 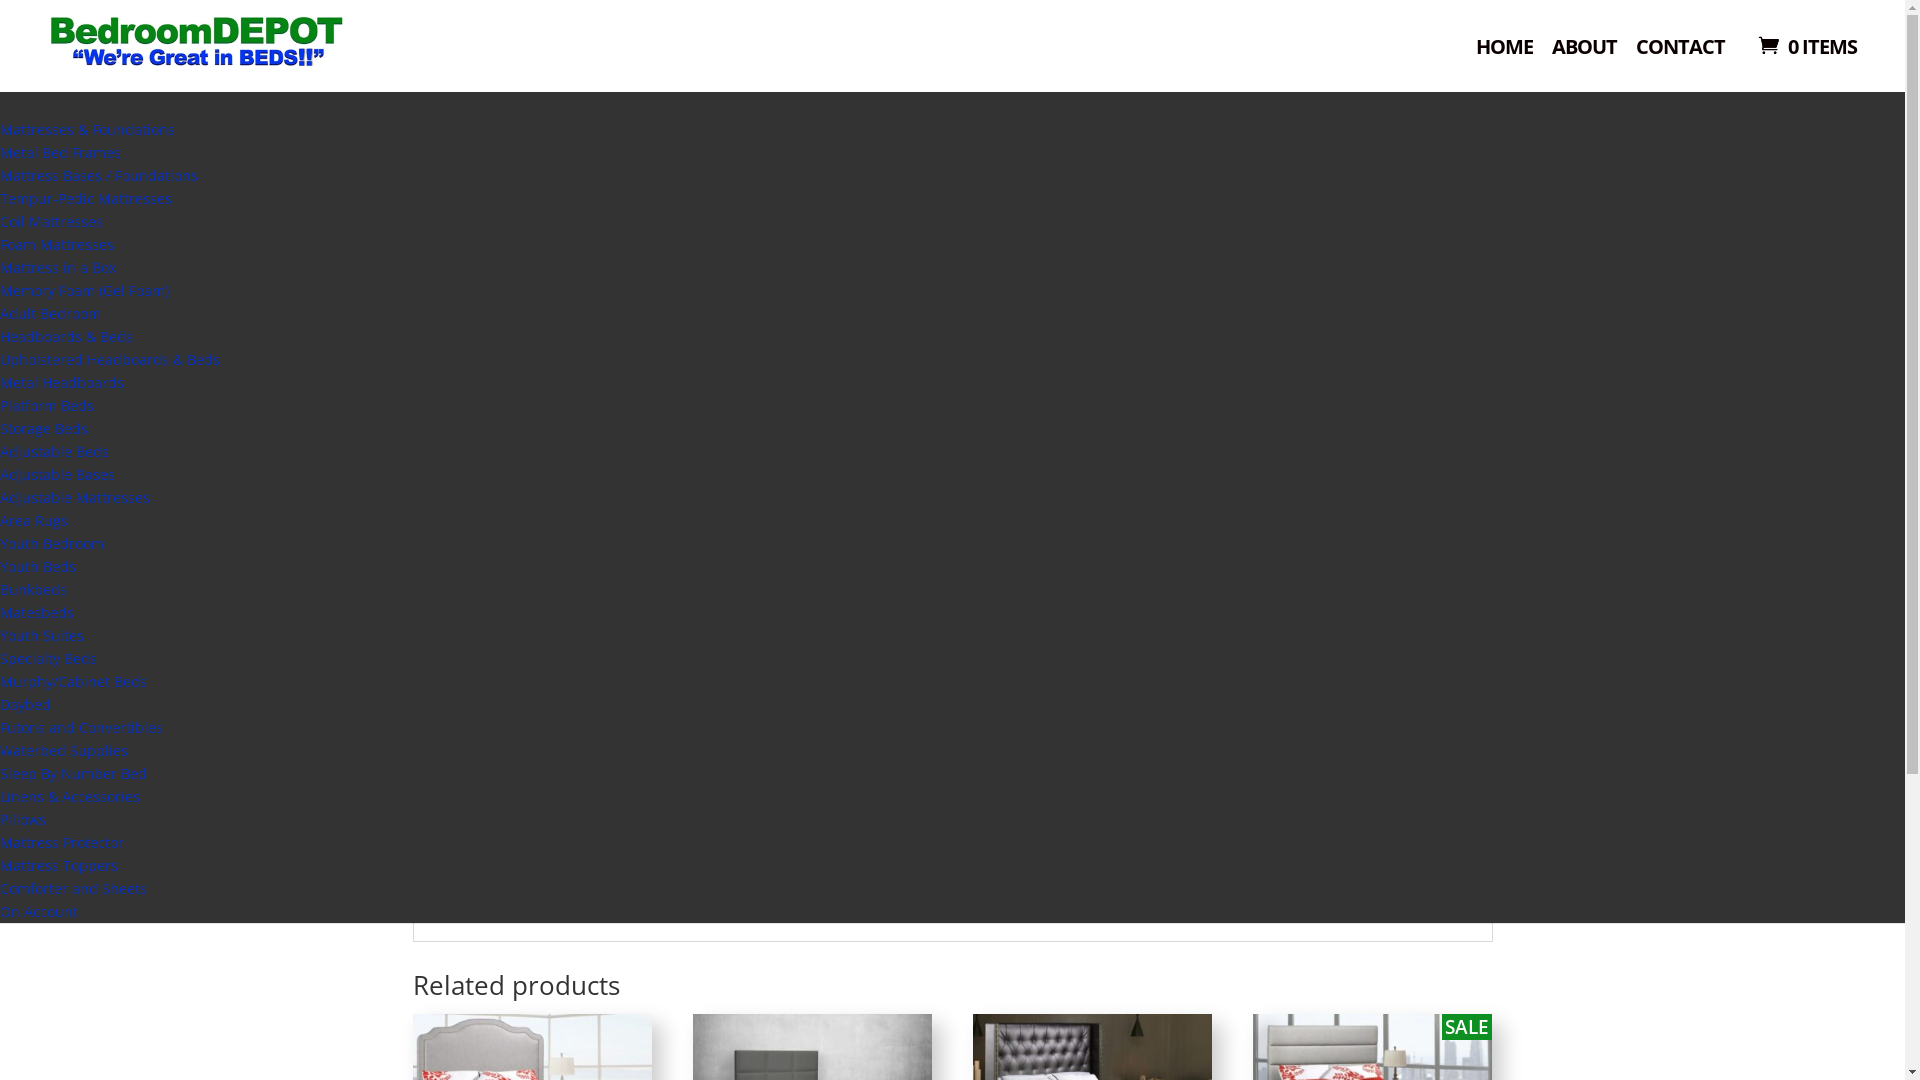 What do you see at coordinates (57, 266) in the screenshot?
I see `'Mattress in a Box'` at bounding box center [57, 266].